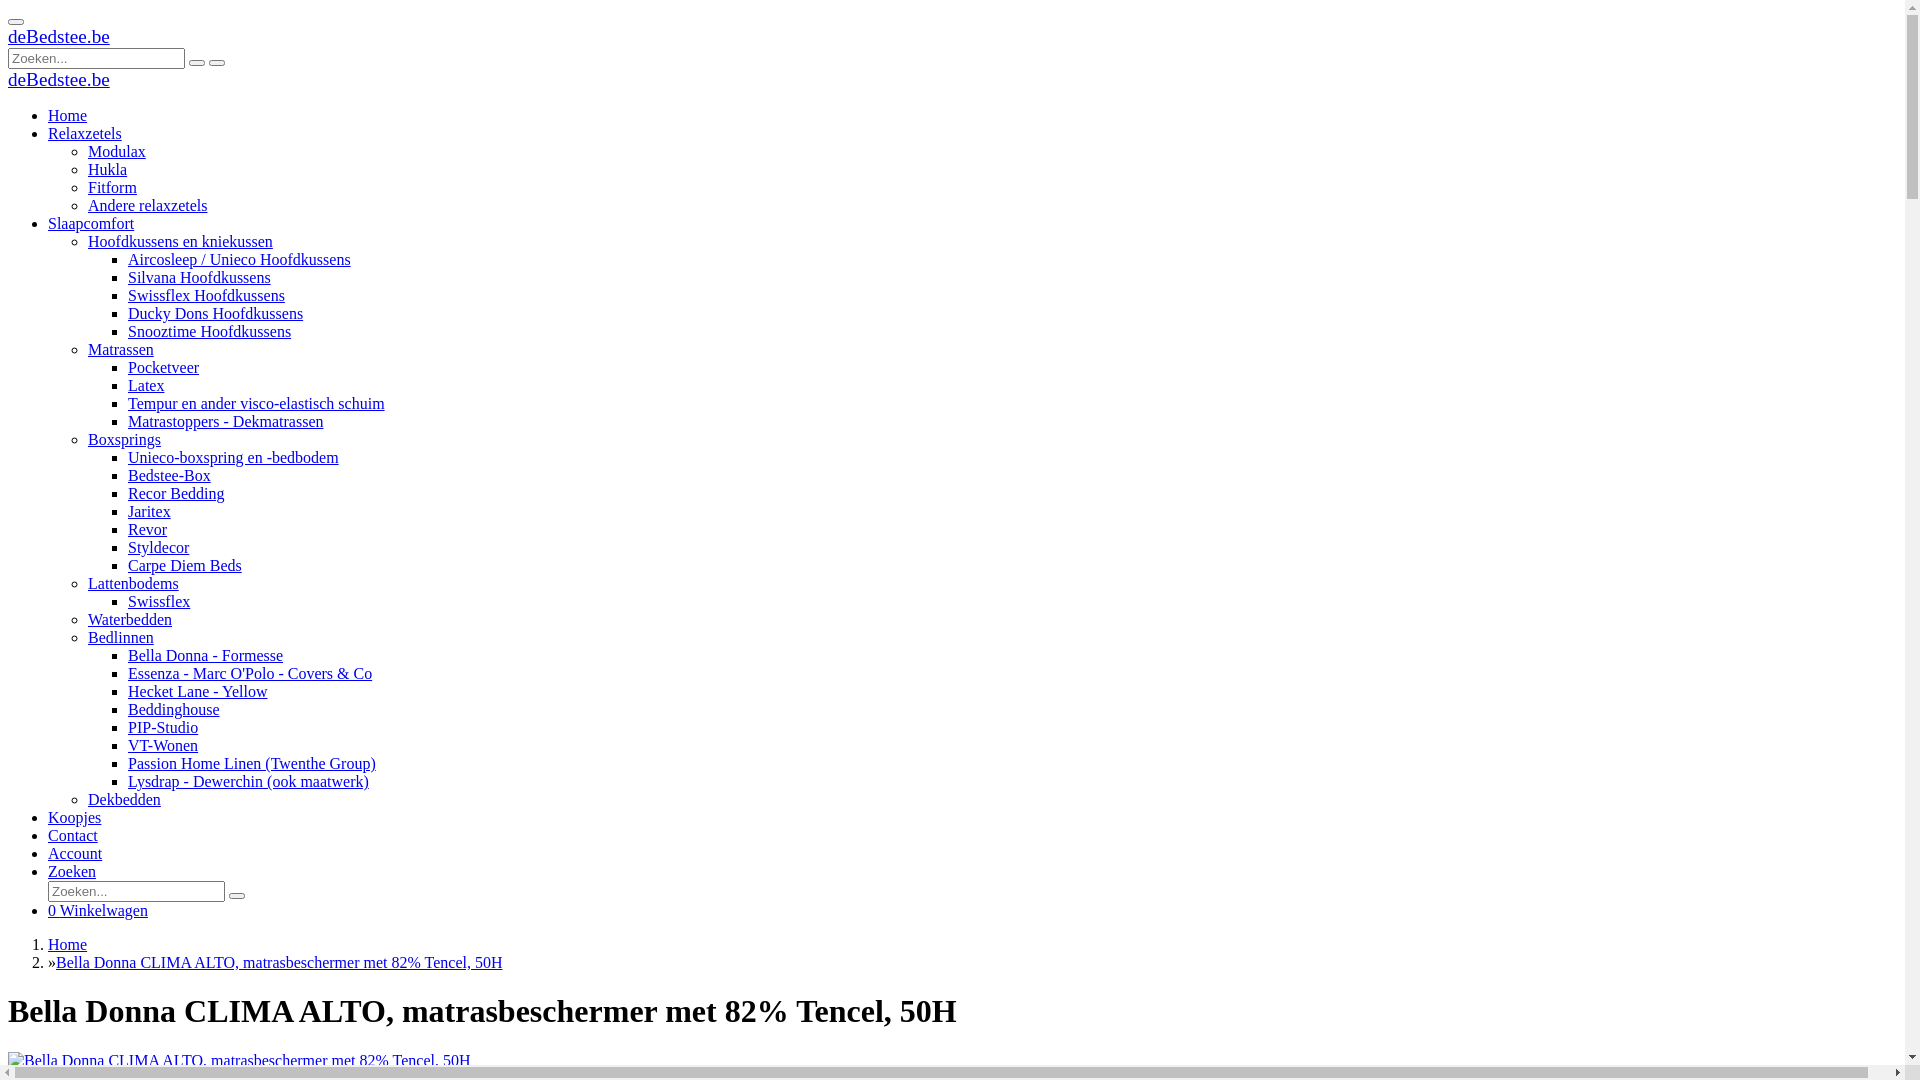 The height and width of the screenshot is (1080, 1920). What do you see at coordinates (72, 835) in the screenshot?
I see `'Contact'` at bounding box center [72, 835].